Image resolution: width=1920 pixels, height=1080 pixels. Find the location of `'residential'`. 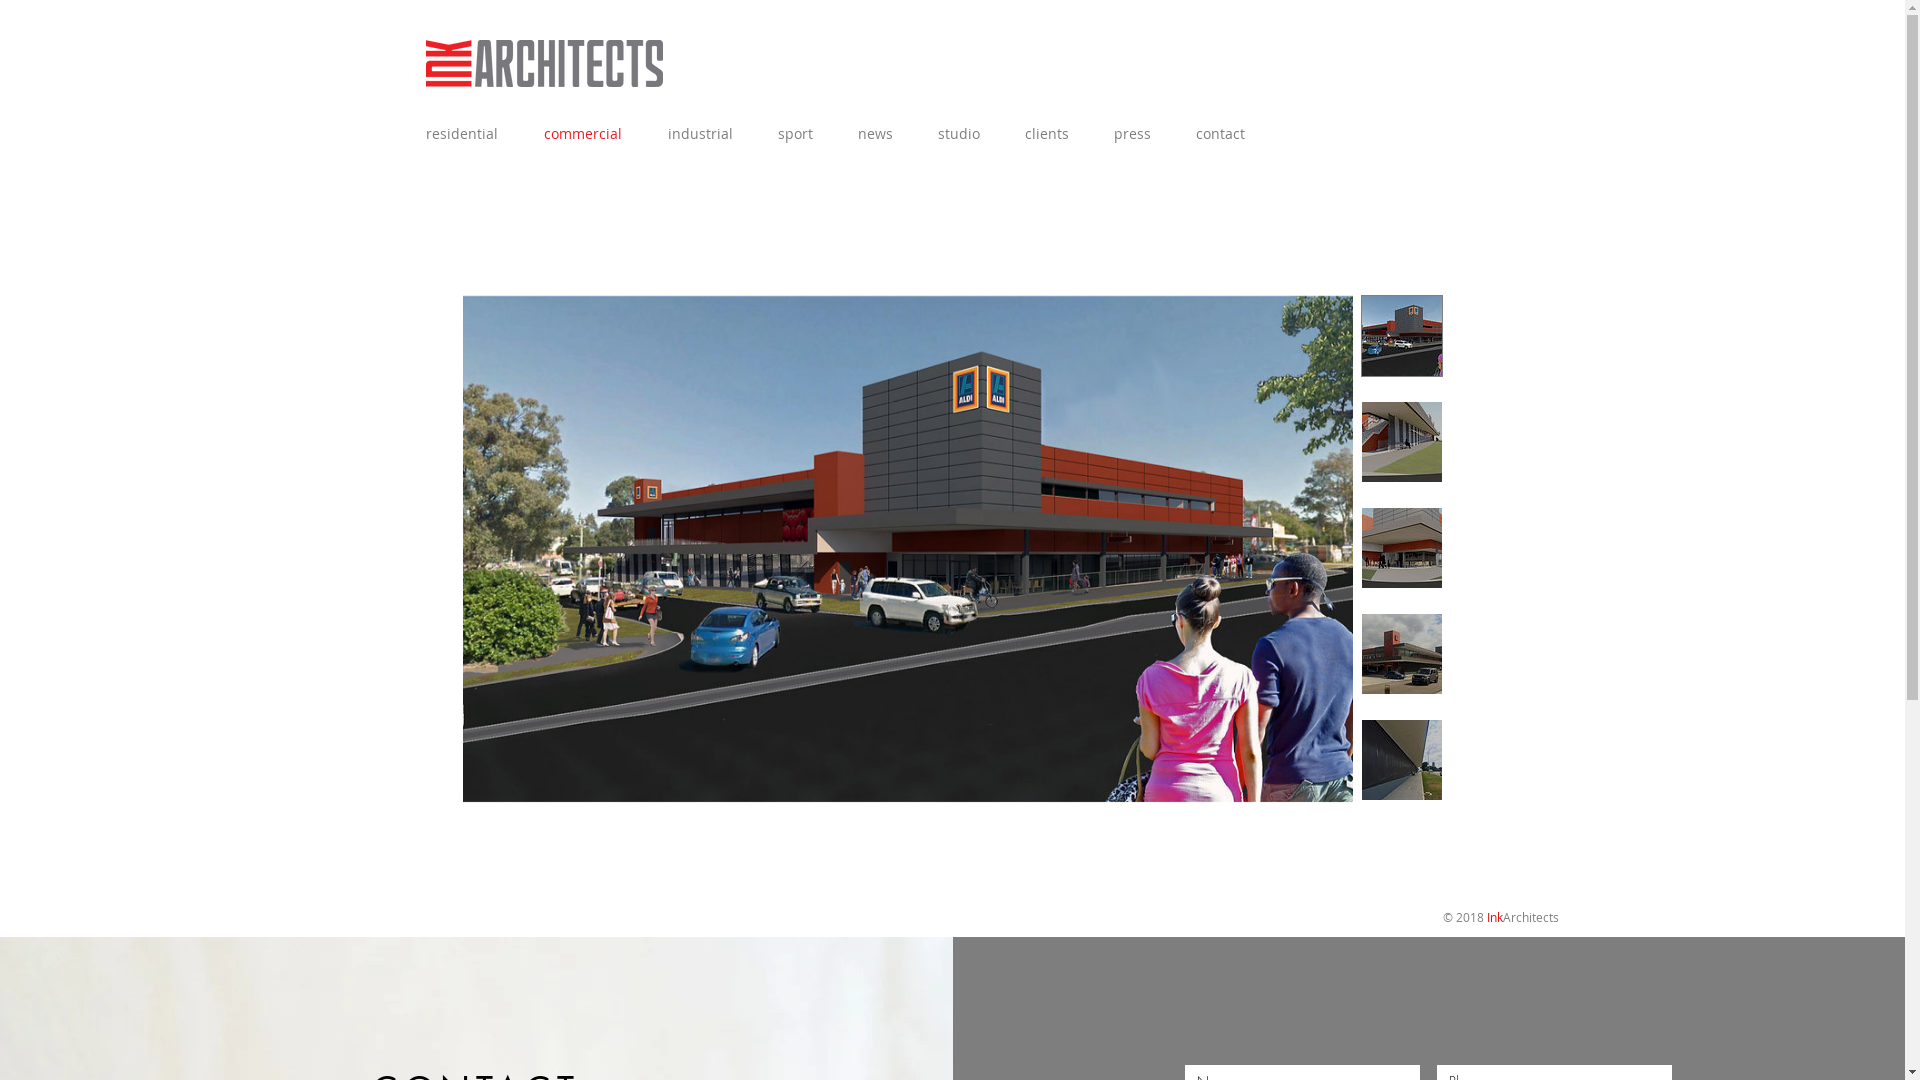

'residential' is located at coordinates (408, 133).